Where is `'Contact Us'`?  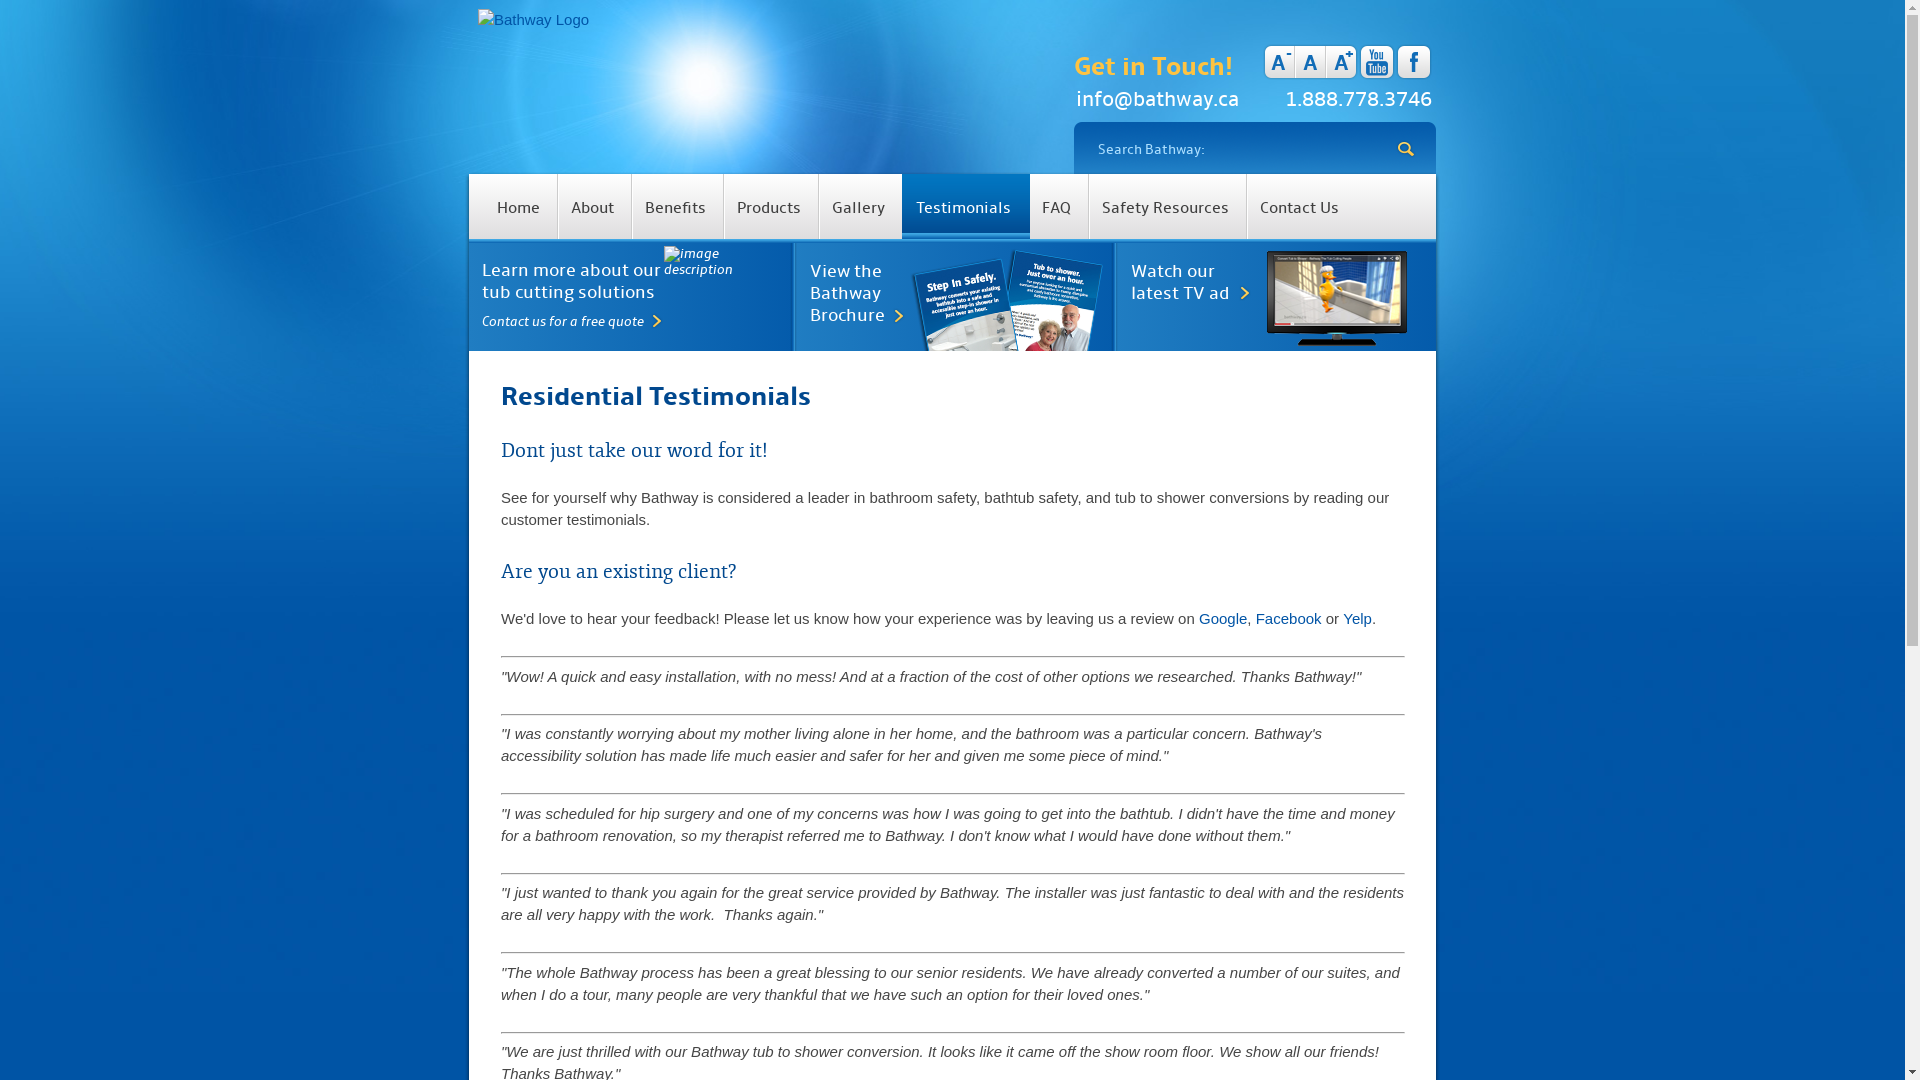
'Contact Us' is located at coordinates (1300, 206).